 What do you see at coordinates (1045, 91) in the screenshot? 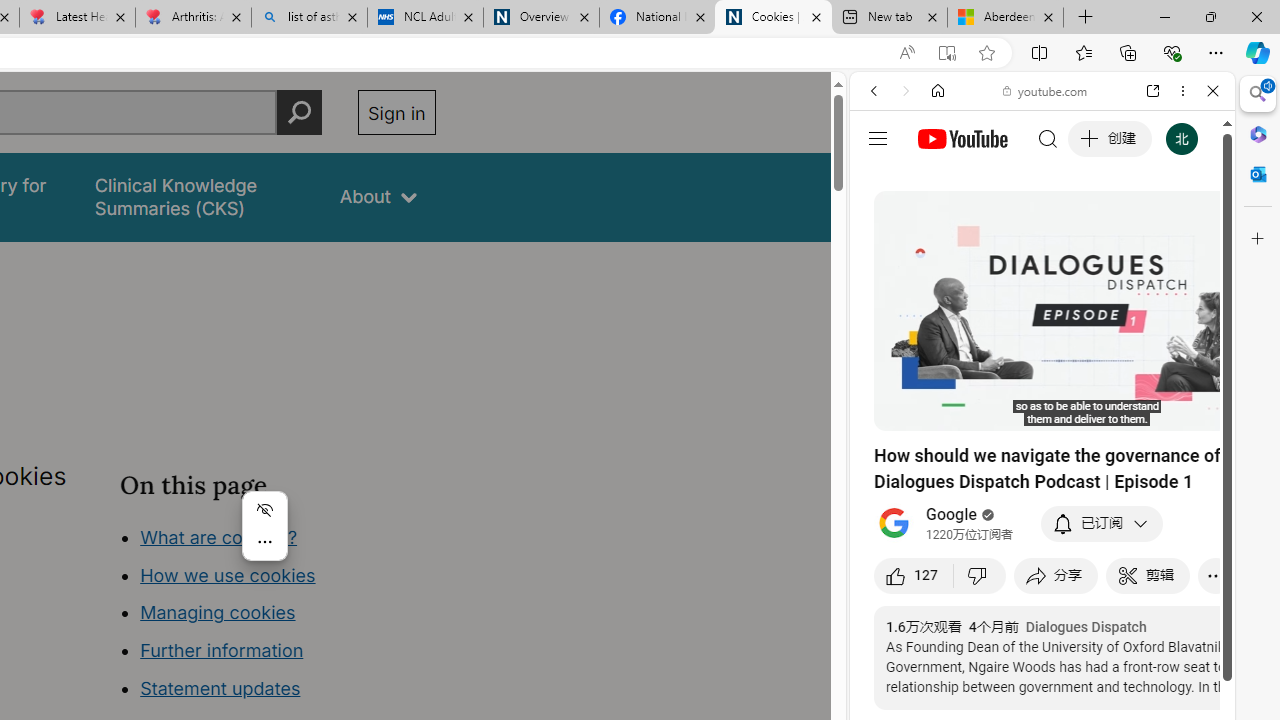
I see `'youtube.com'` at bounding box center [1045, 91].